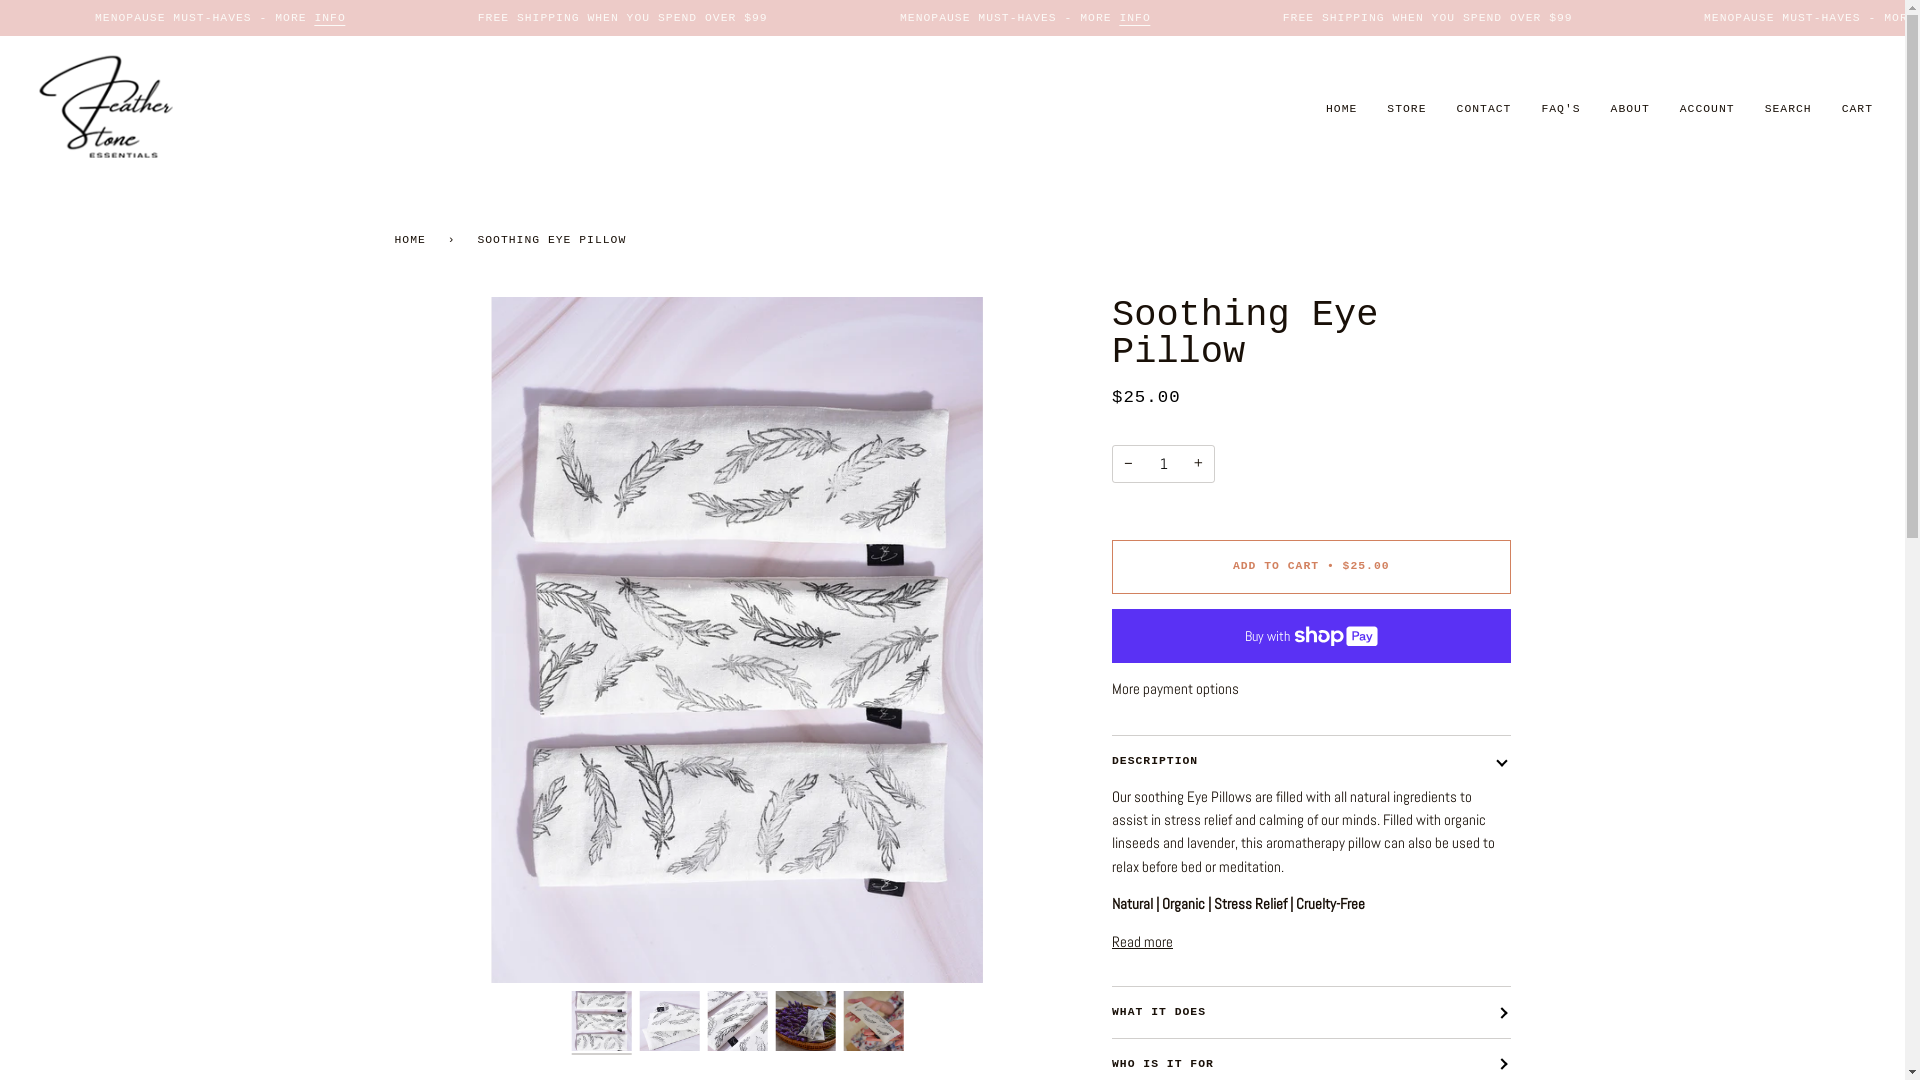 Image resolution: width=1920 pixels, height=1080 pixels. Describe the element at coordinates (1142, 942) in the screenshot. I see `'Read more'` at that location.